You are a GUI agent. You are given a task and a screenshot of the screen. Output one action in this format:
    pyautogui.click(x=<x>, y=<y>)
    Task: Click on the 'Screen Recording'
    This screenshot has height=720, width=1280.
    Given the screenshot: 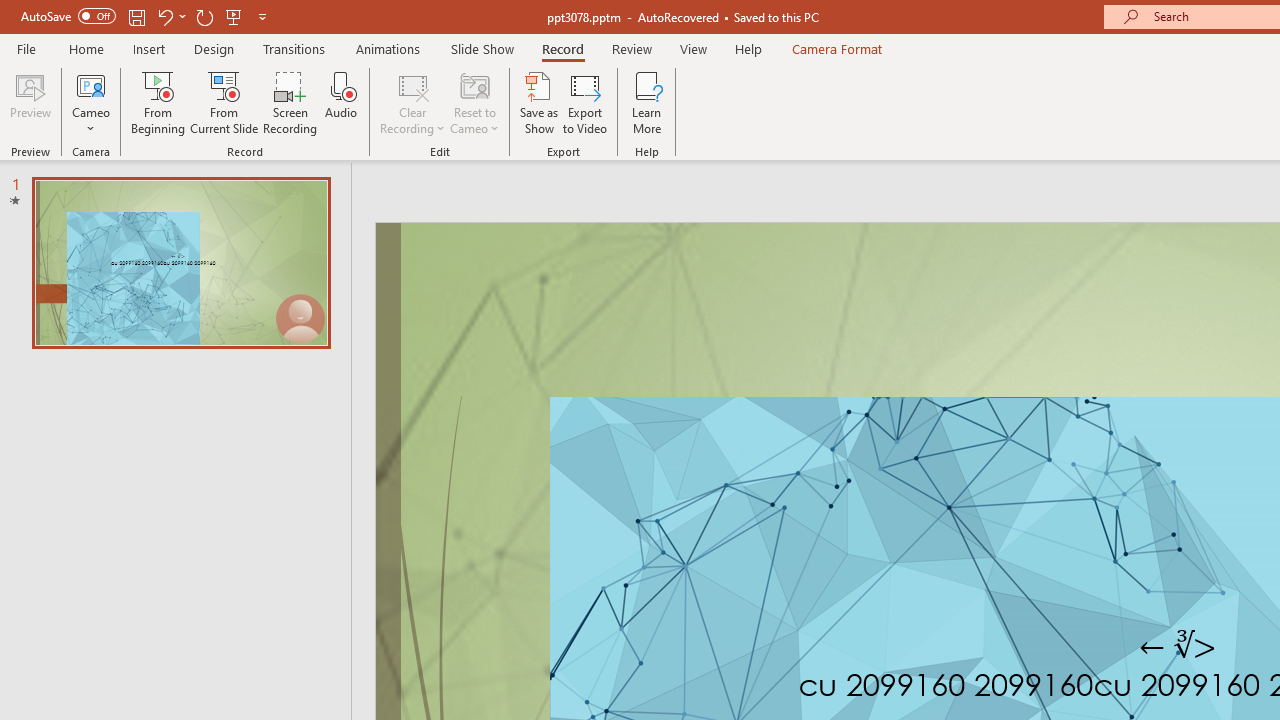 What is the action you would take?
    pyautogui.click(x=289, y=103)
    